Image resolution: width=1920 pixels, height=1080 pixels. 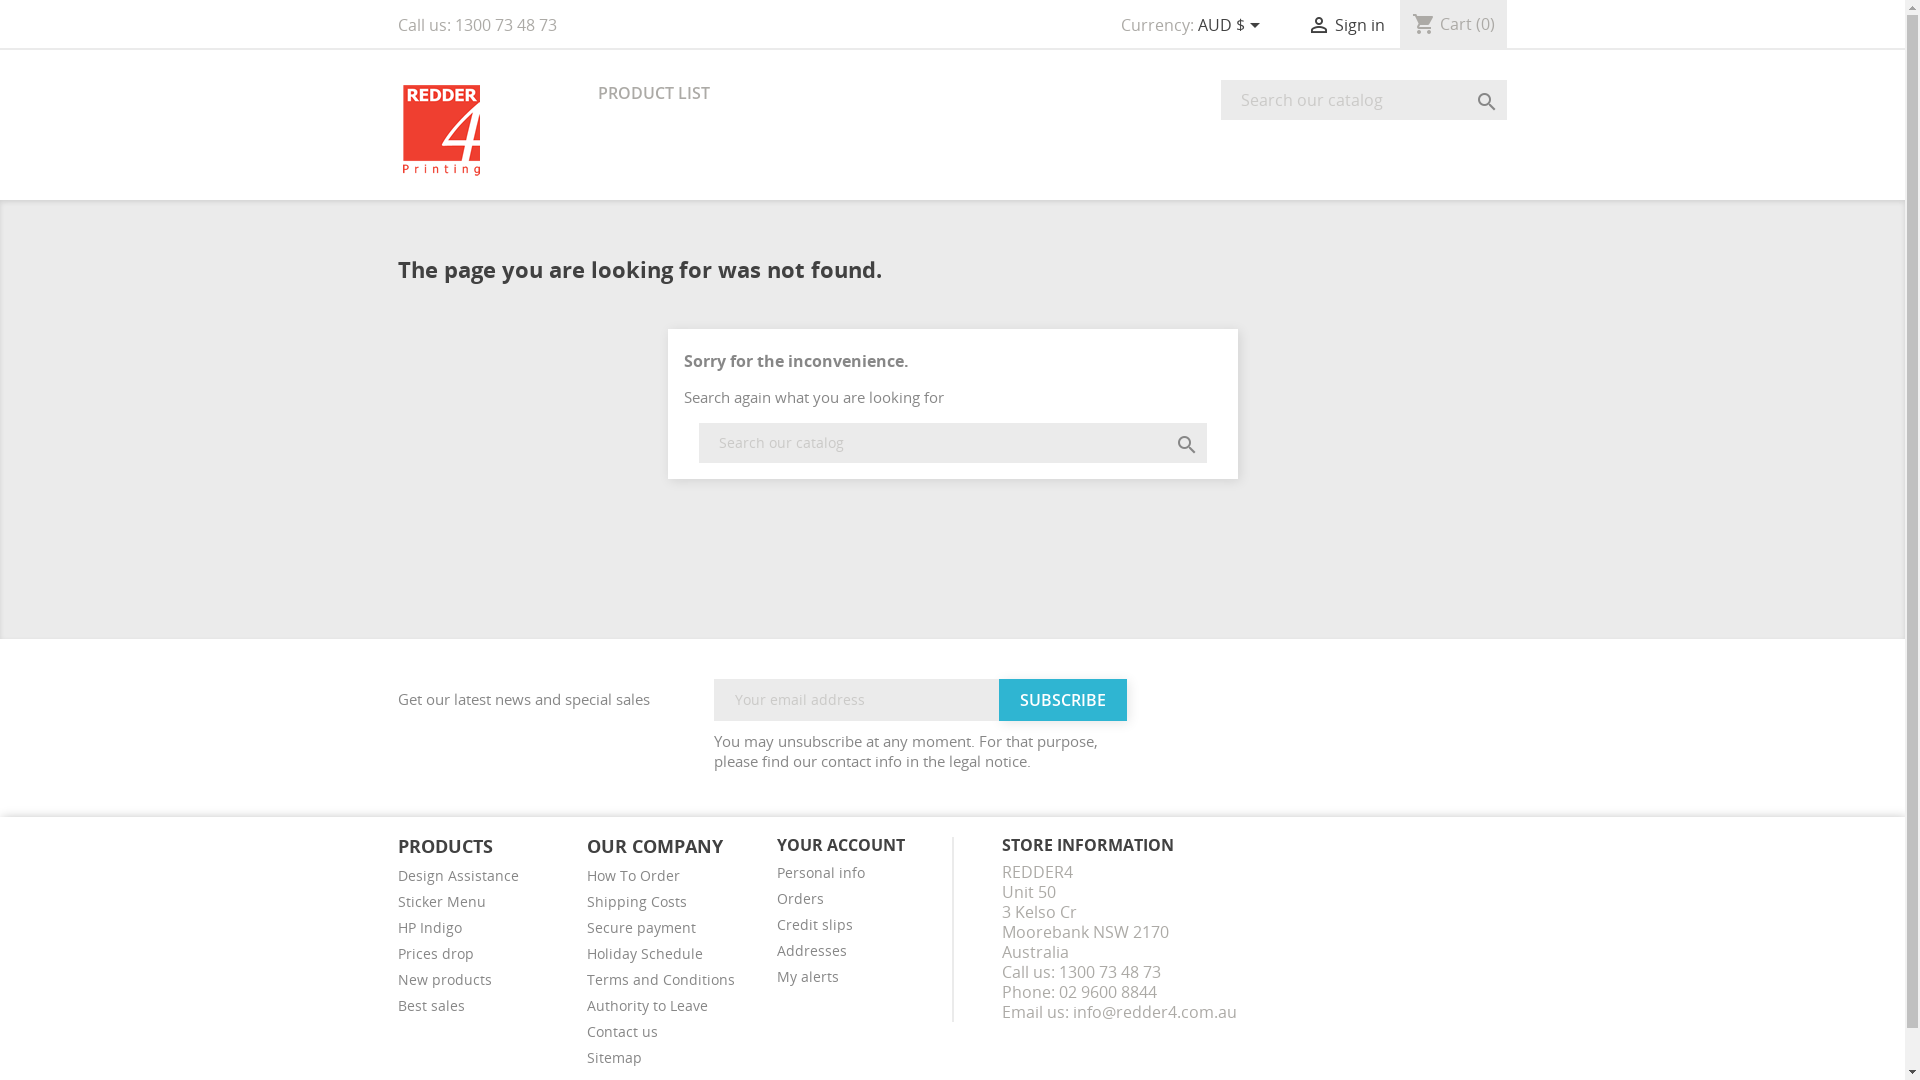 I want to click on 'Personal info', so click(x=820, y=871).